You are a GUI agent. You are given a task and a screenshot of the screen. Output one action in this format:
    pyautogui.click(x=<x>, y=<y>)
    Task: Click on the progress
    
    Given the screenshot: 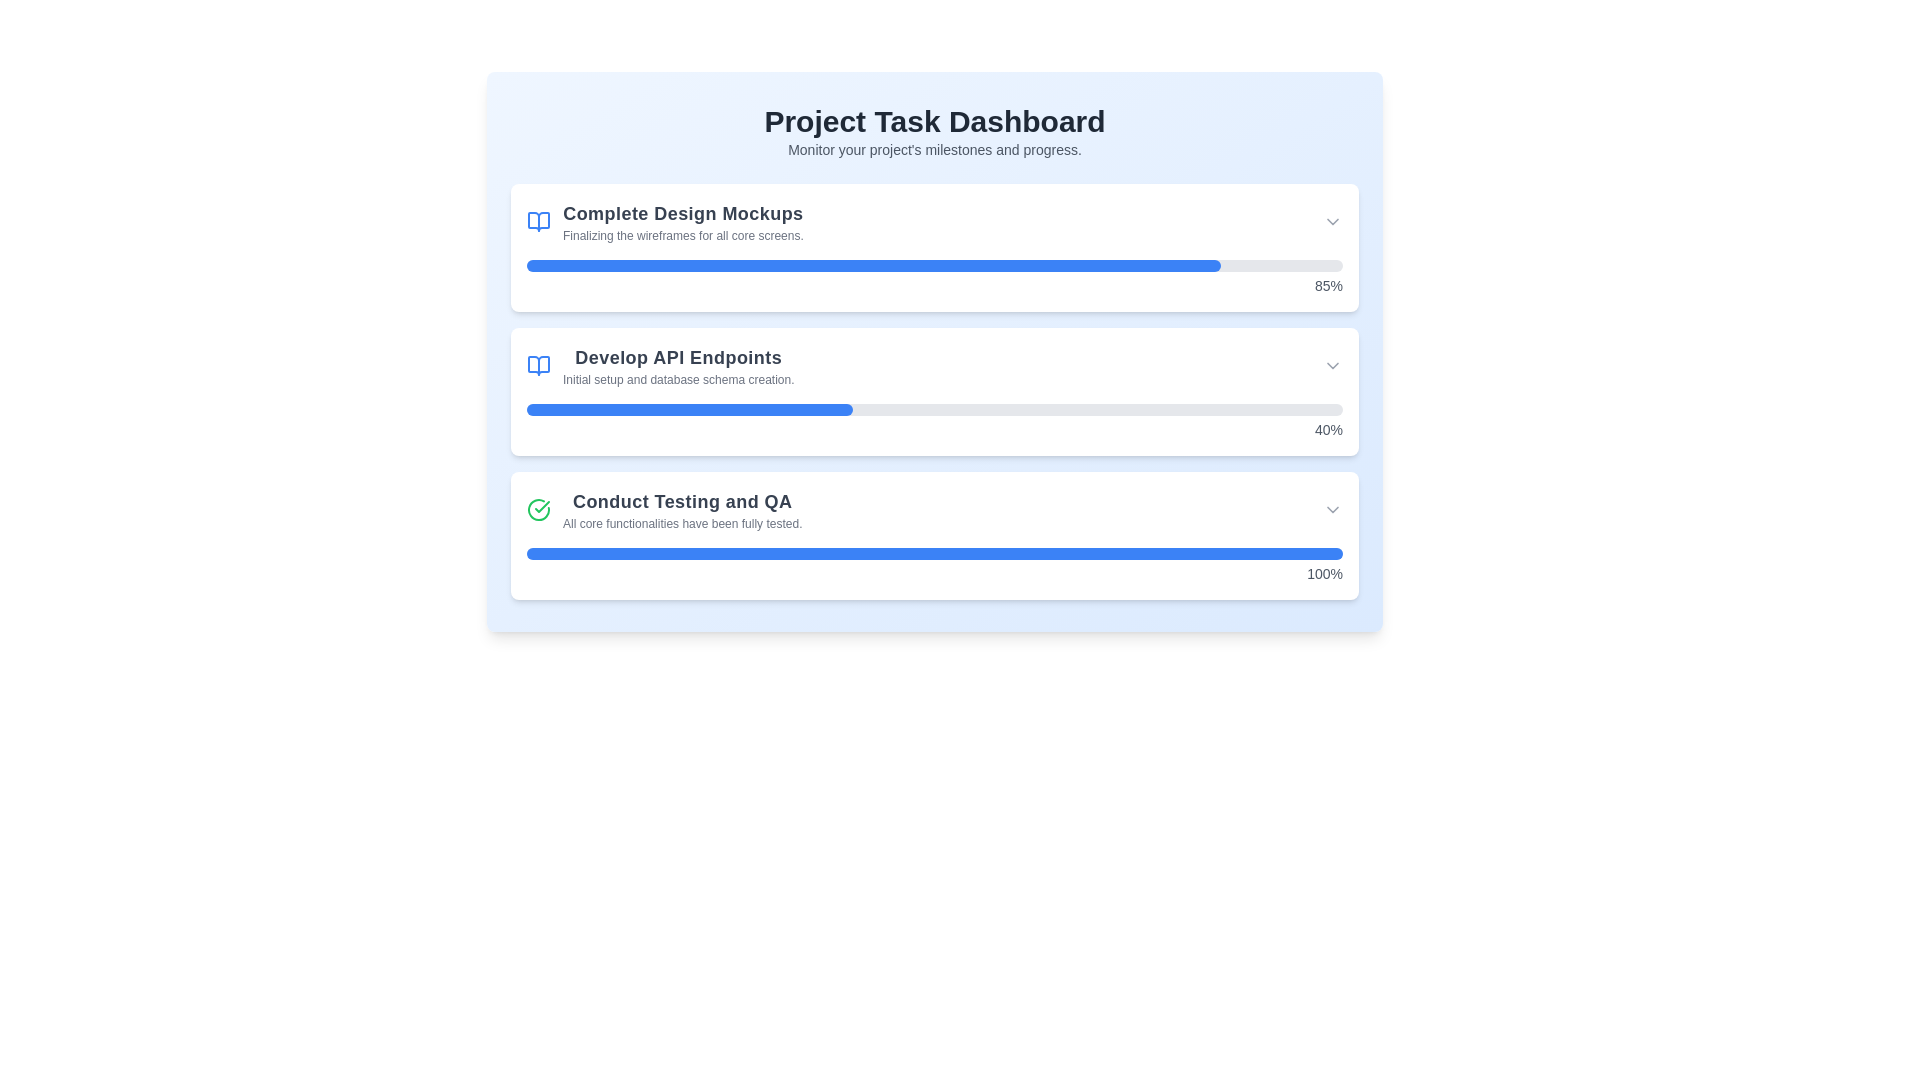 What is the action you would take?
    pyautogui.click(x=828, y=408)
    